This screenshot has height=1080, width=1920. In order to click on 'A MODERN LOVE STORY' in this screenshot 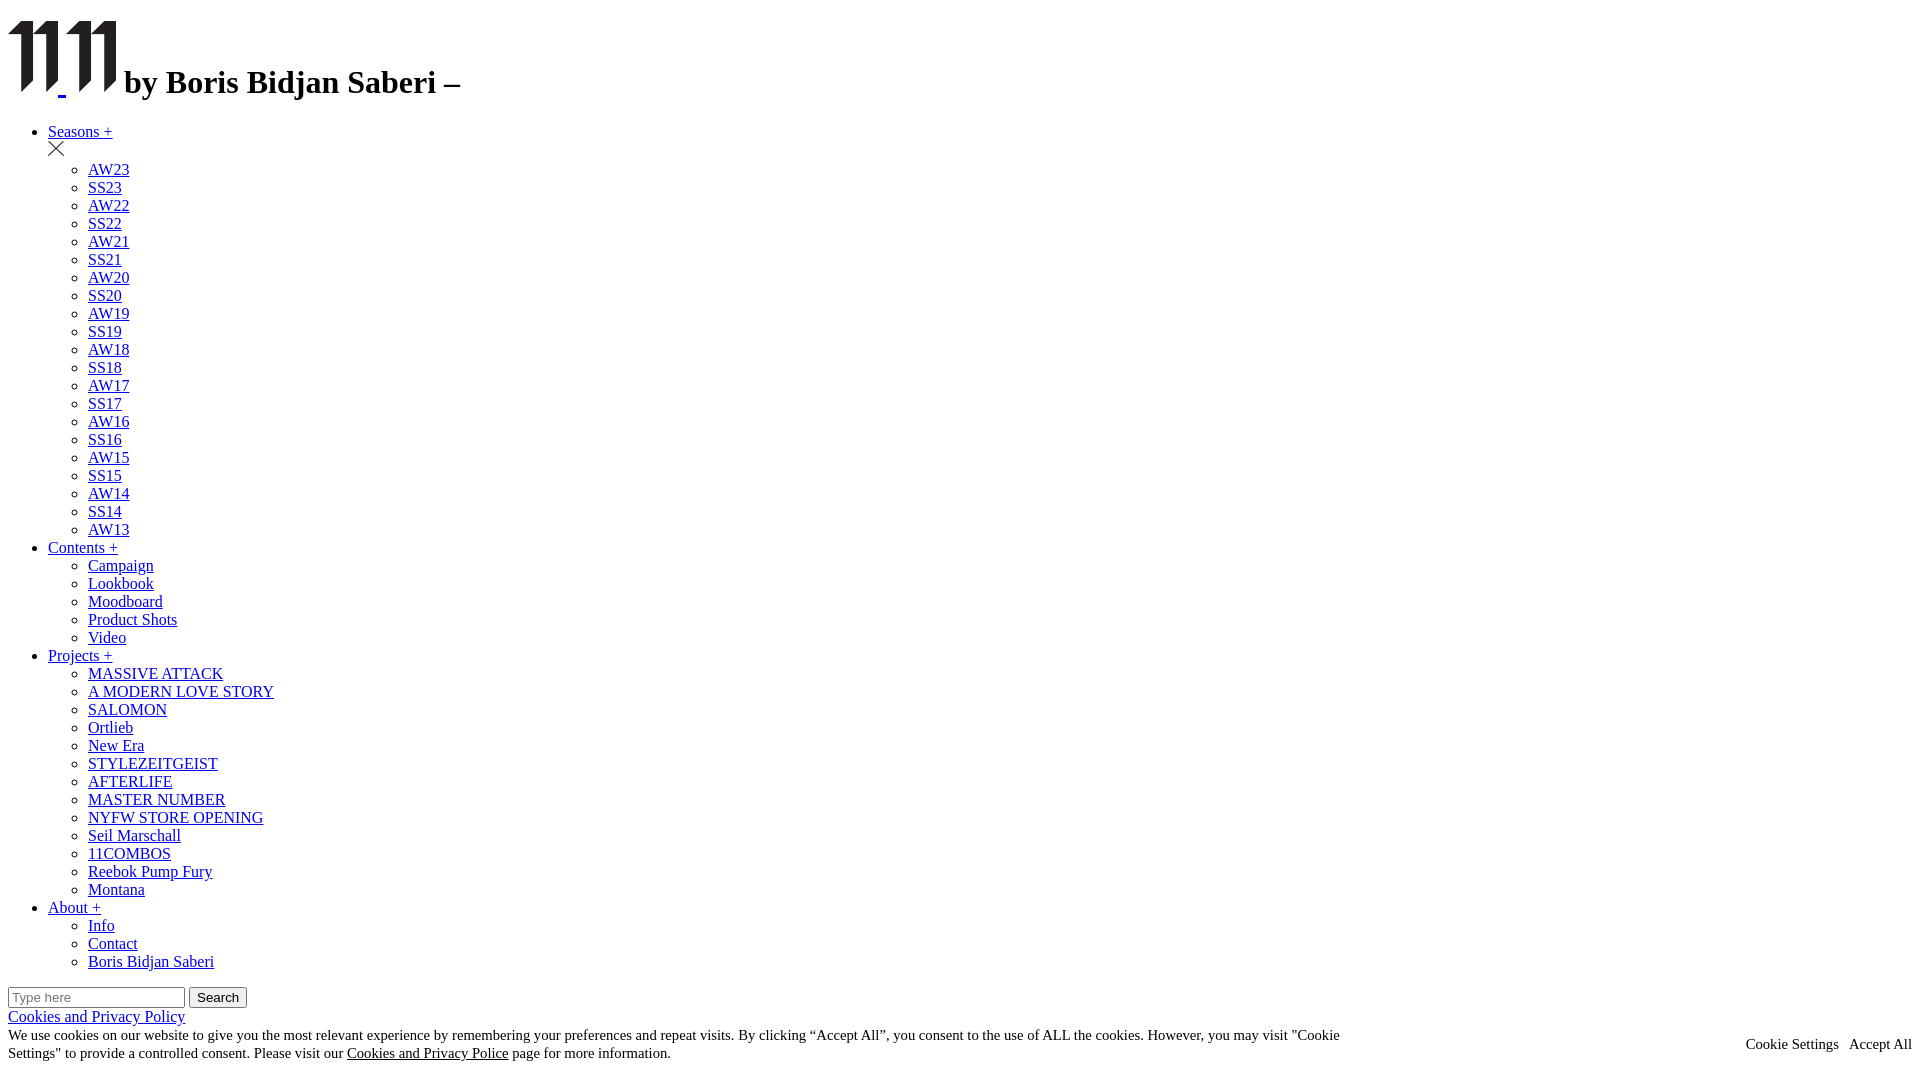, I will do `click(181, 690)`.